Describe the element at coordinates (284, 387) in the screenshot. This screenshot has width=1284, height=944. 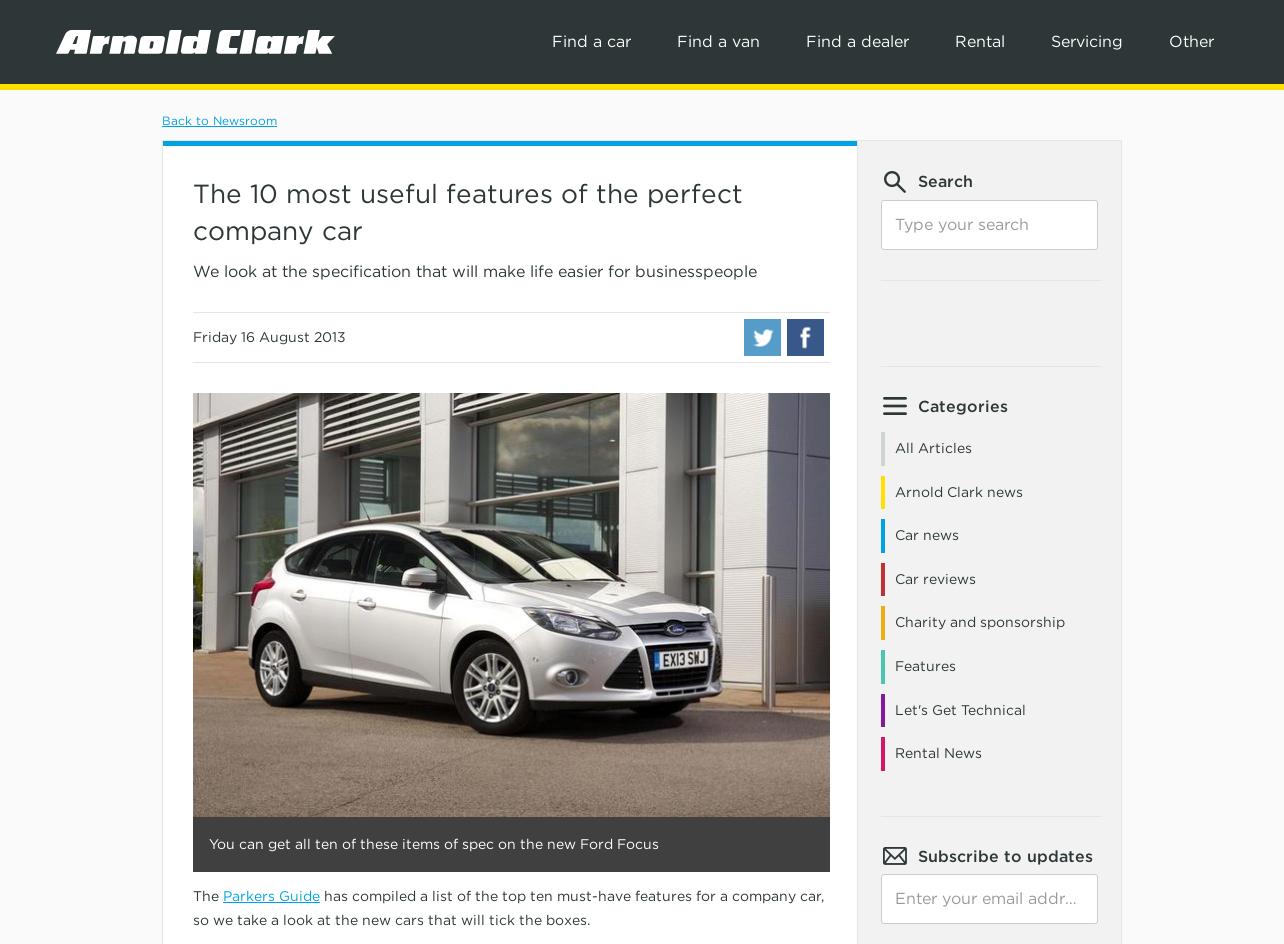
I see `'Citroën'` at that location.